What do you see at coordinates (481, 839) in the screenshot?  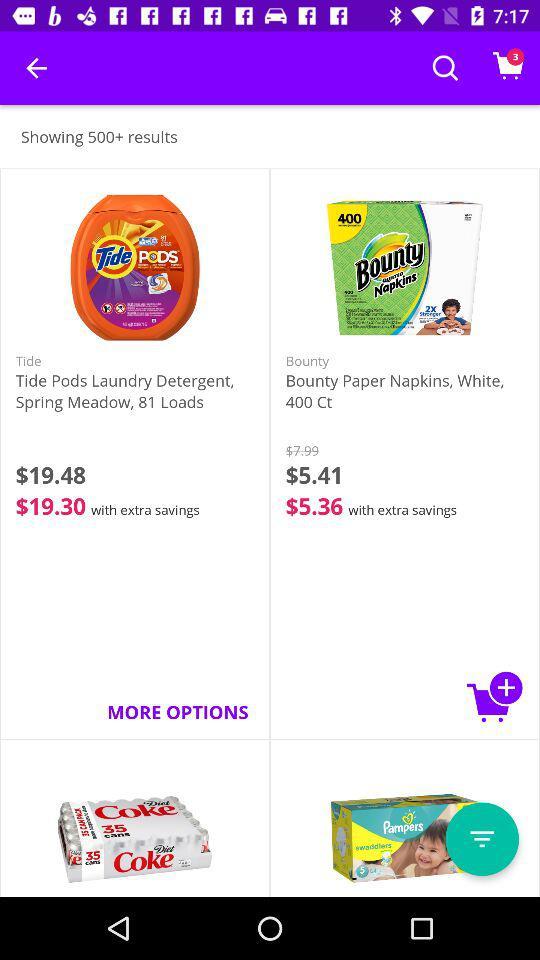 I see `filter selected product` at bounding box center [481, 839].